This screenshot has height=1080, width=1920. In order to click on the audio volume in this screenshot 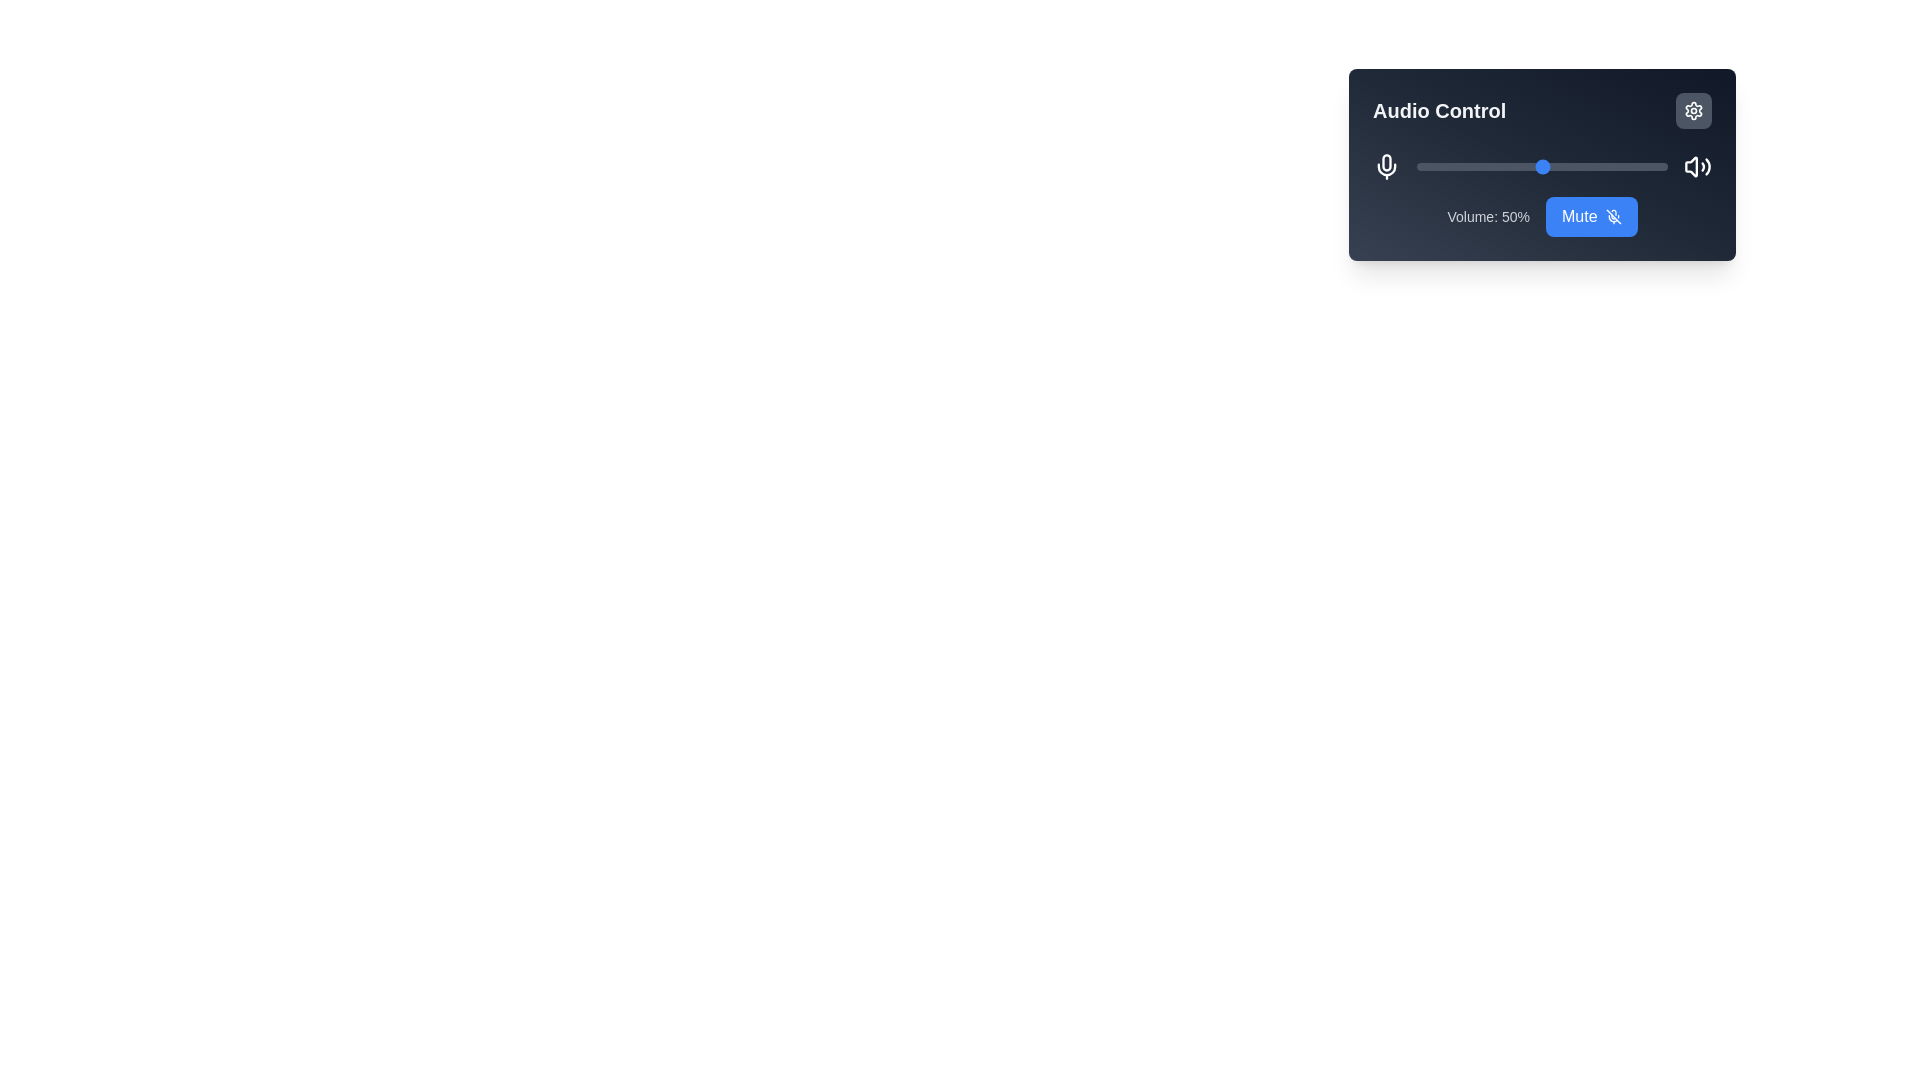, I will do `click(1534, 165)`.